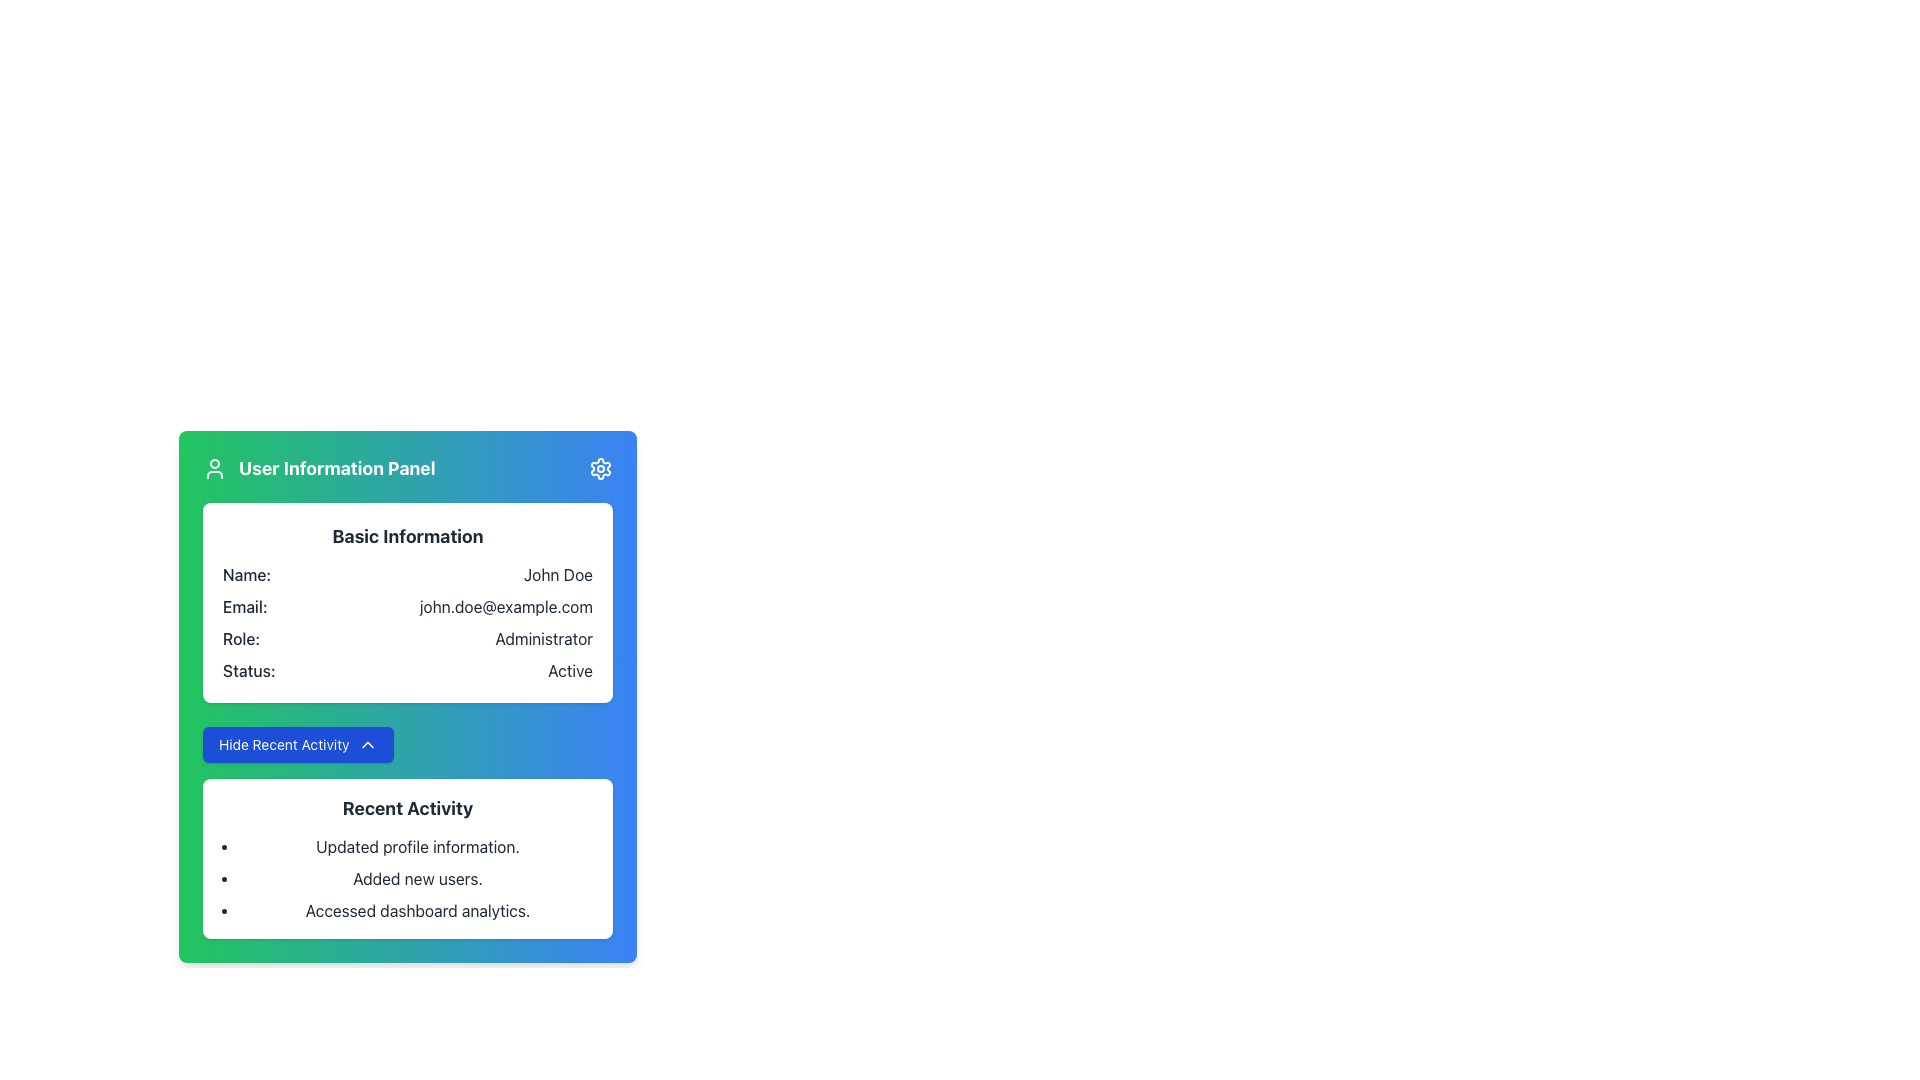 The width and height of the screenshot is (1920, 1080). Describe the element at coordinates (416, 878) in the screenshot. I see `the text label displaying 'Added new users' in the Recent Activity list` at that location.